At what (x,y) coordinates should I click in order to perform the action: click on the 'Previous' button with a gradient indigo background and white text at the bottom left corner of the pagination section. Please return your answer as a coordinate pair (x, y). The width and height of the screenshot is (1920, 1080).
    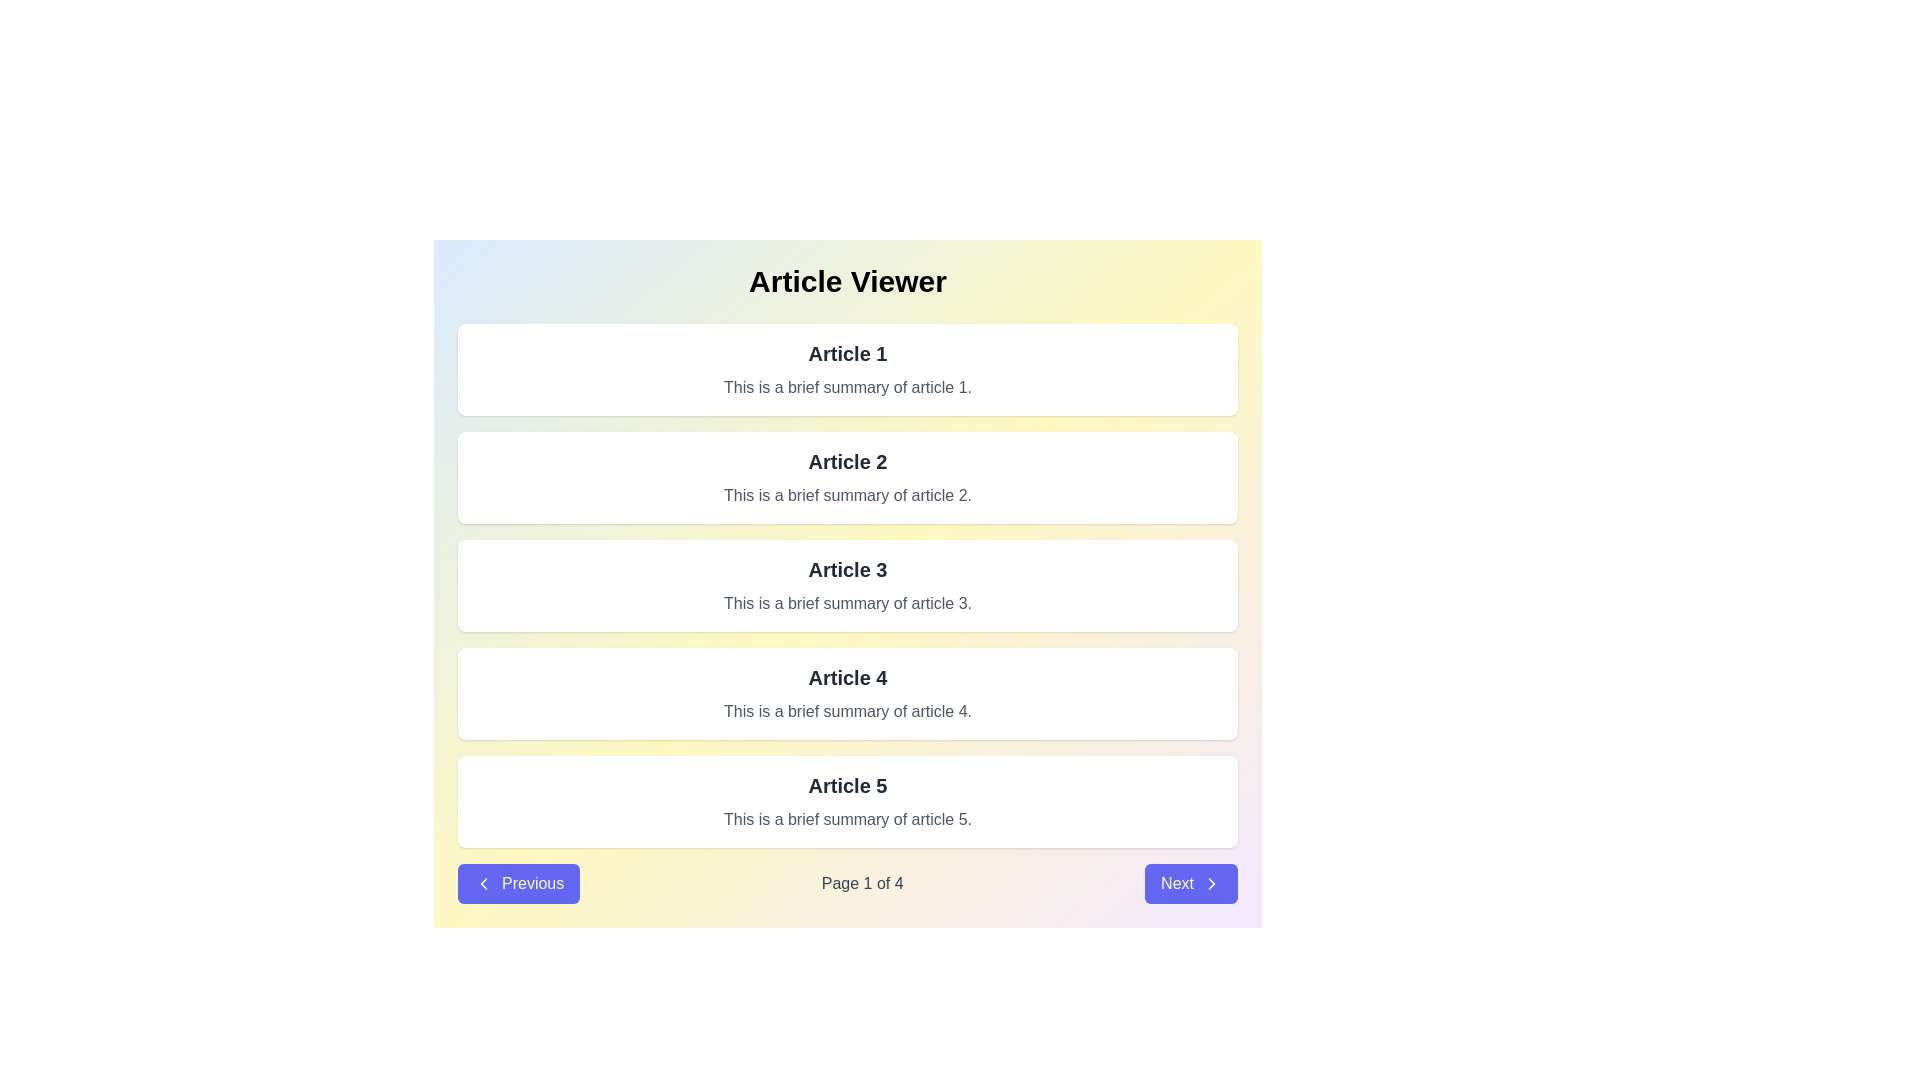
    Looking at the image, I should click on (519, 882).